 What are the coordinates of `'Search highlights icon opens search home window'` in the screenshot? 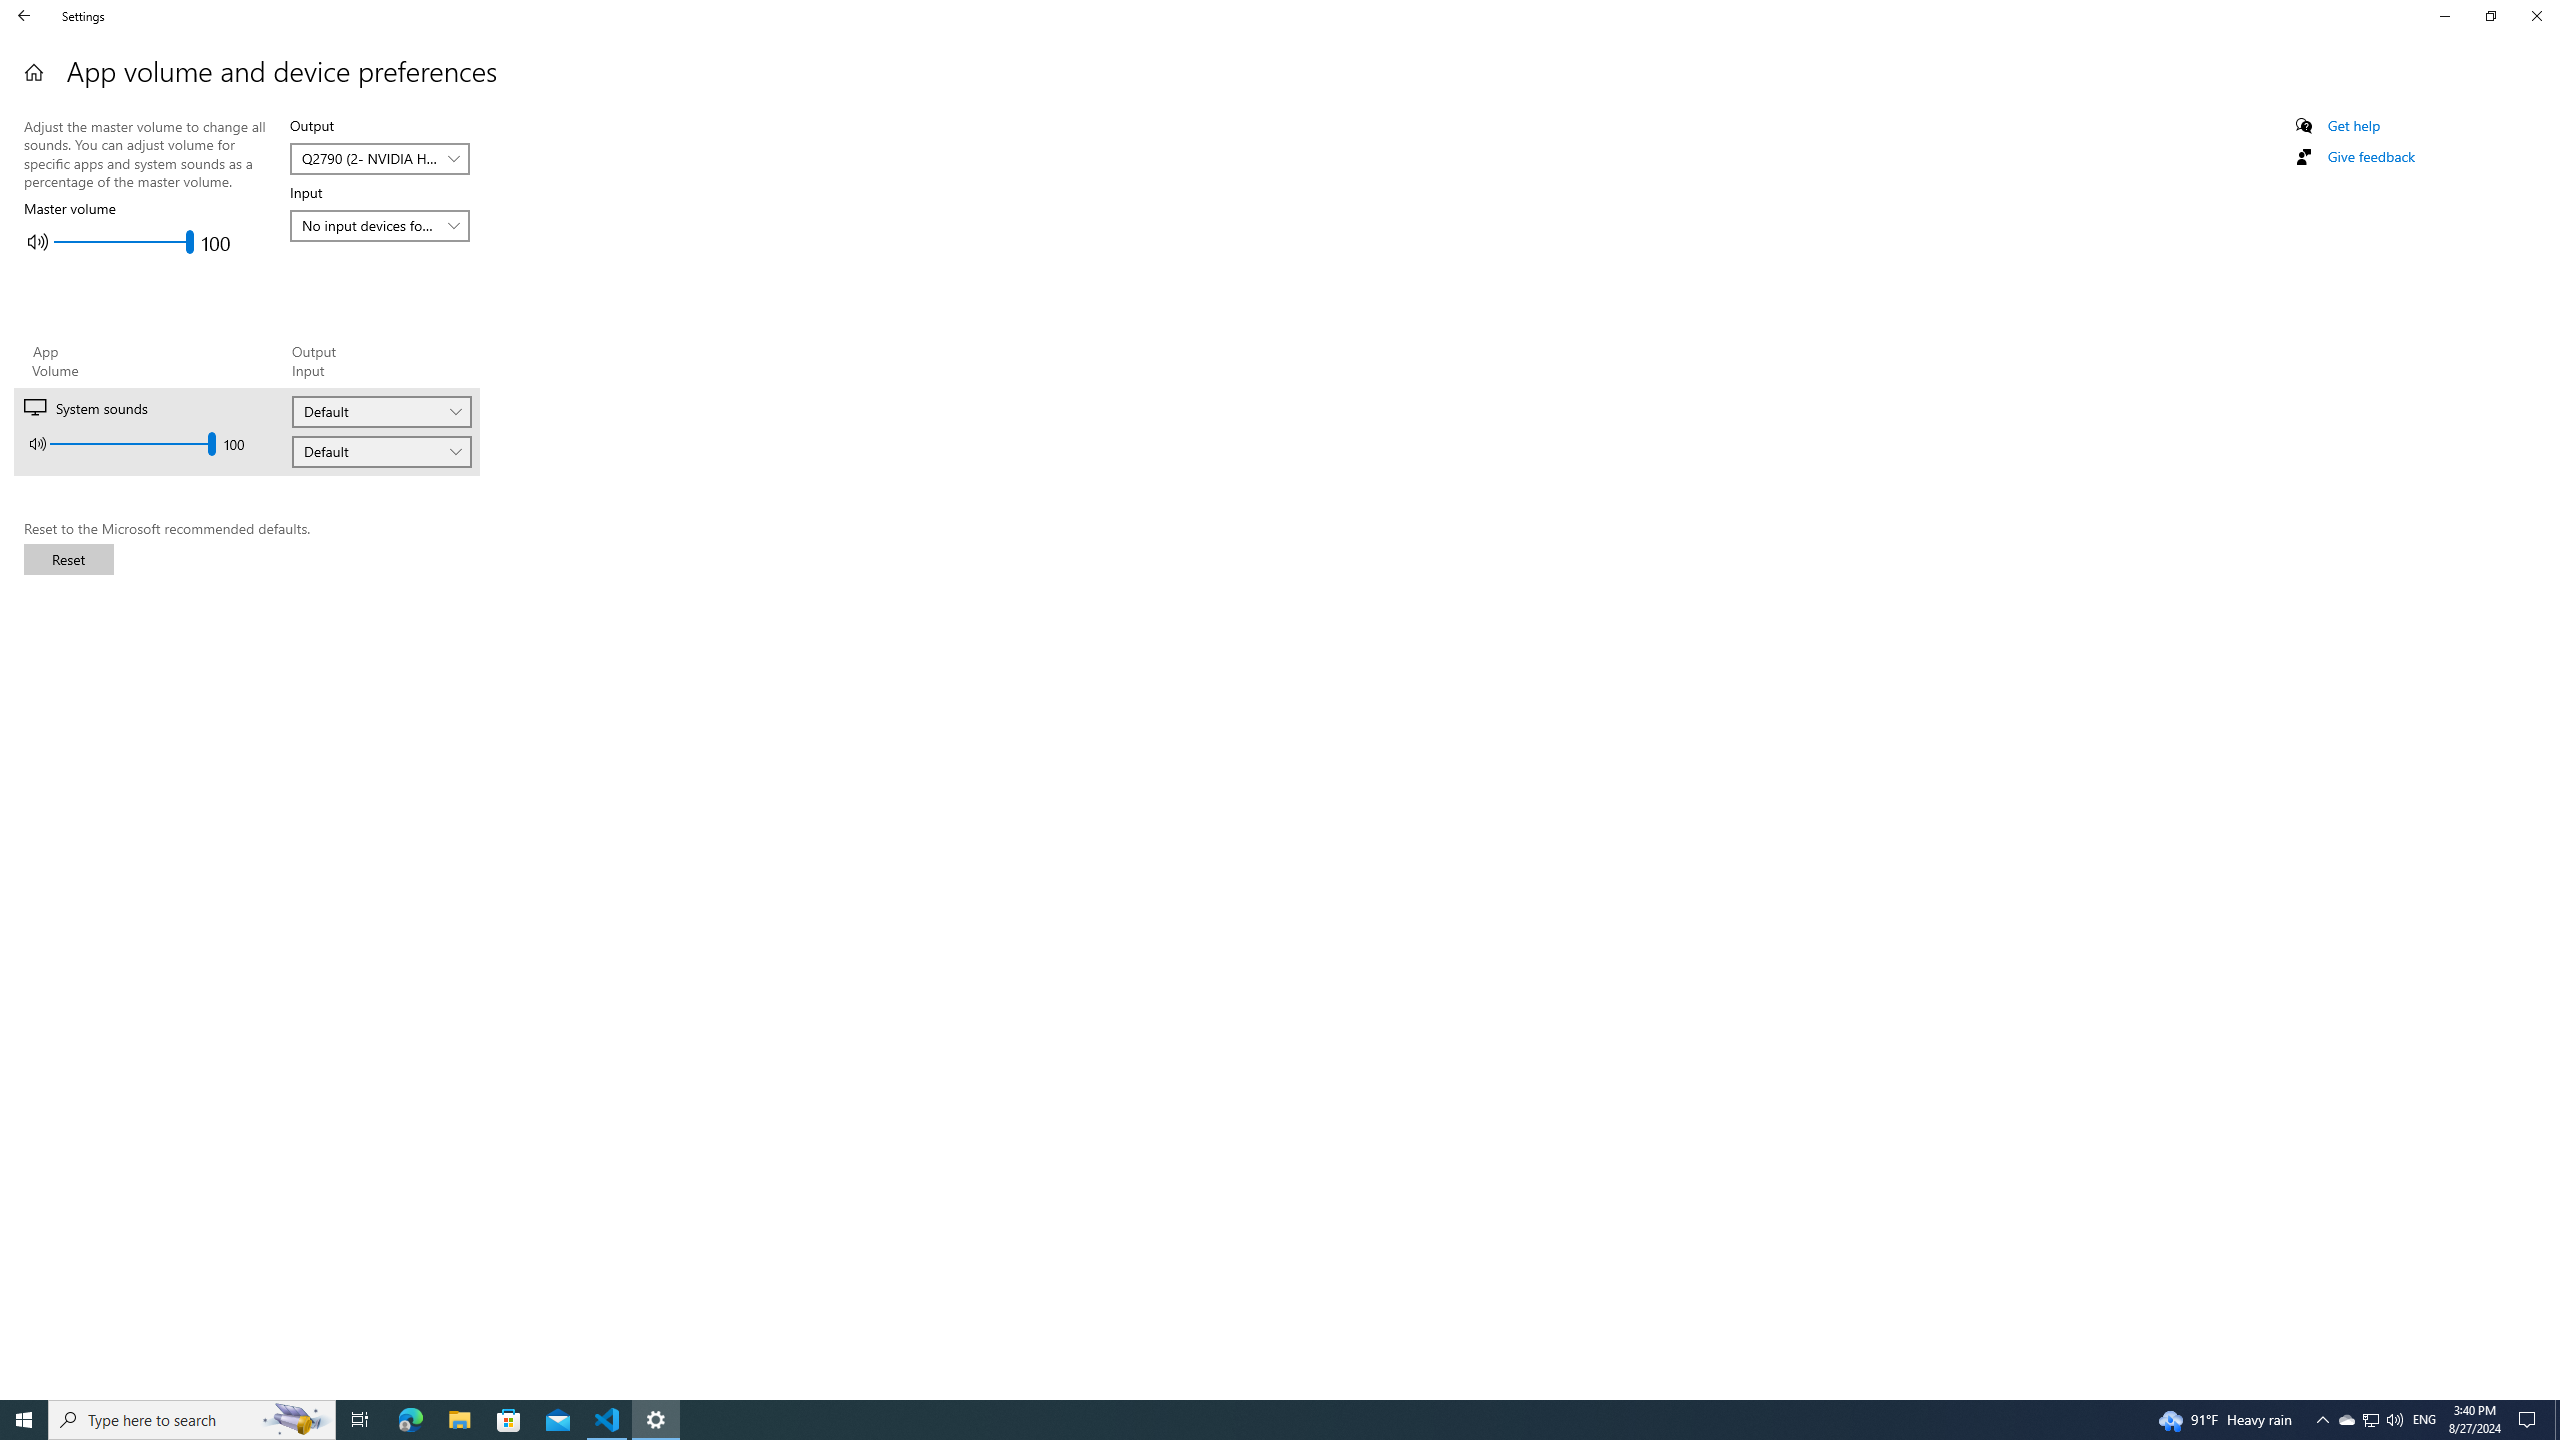 It's located at (294, 1418).